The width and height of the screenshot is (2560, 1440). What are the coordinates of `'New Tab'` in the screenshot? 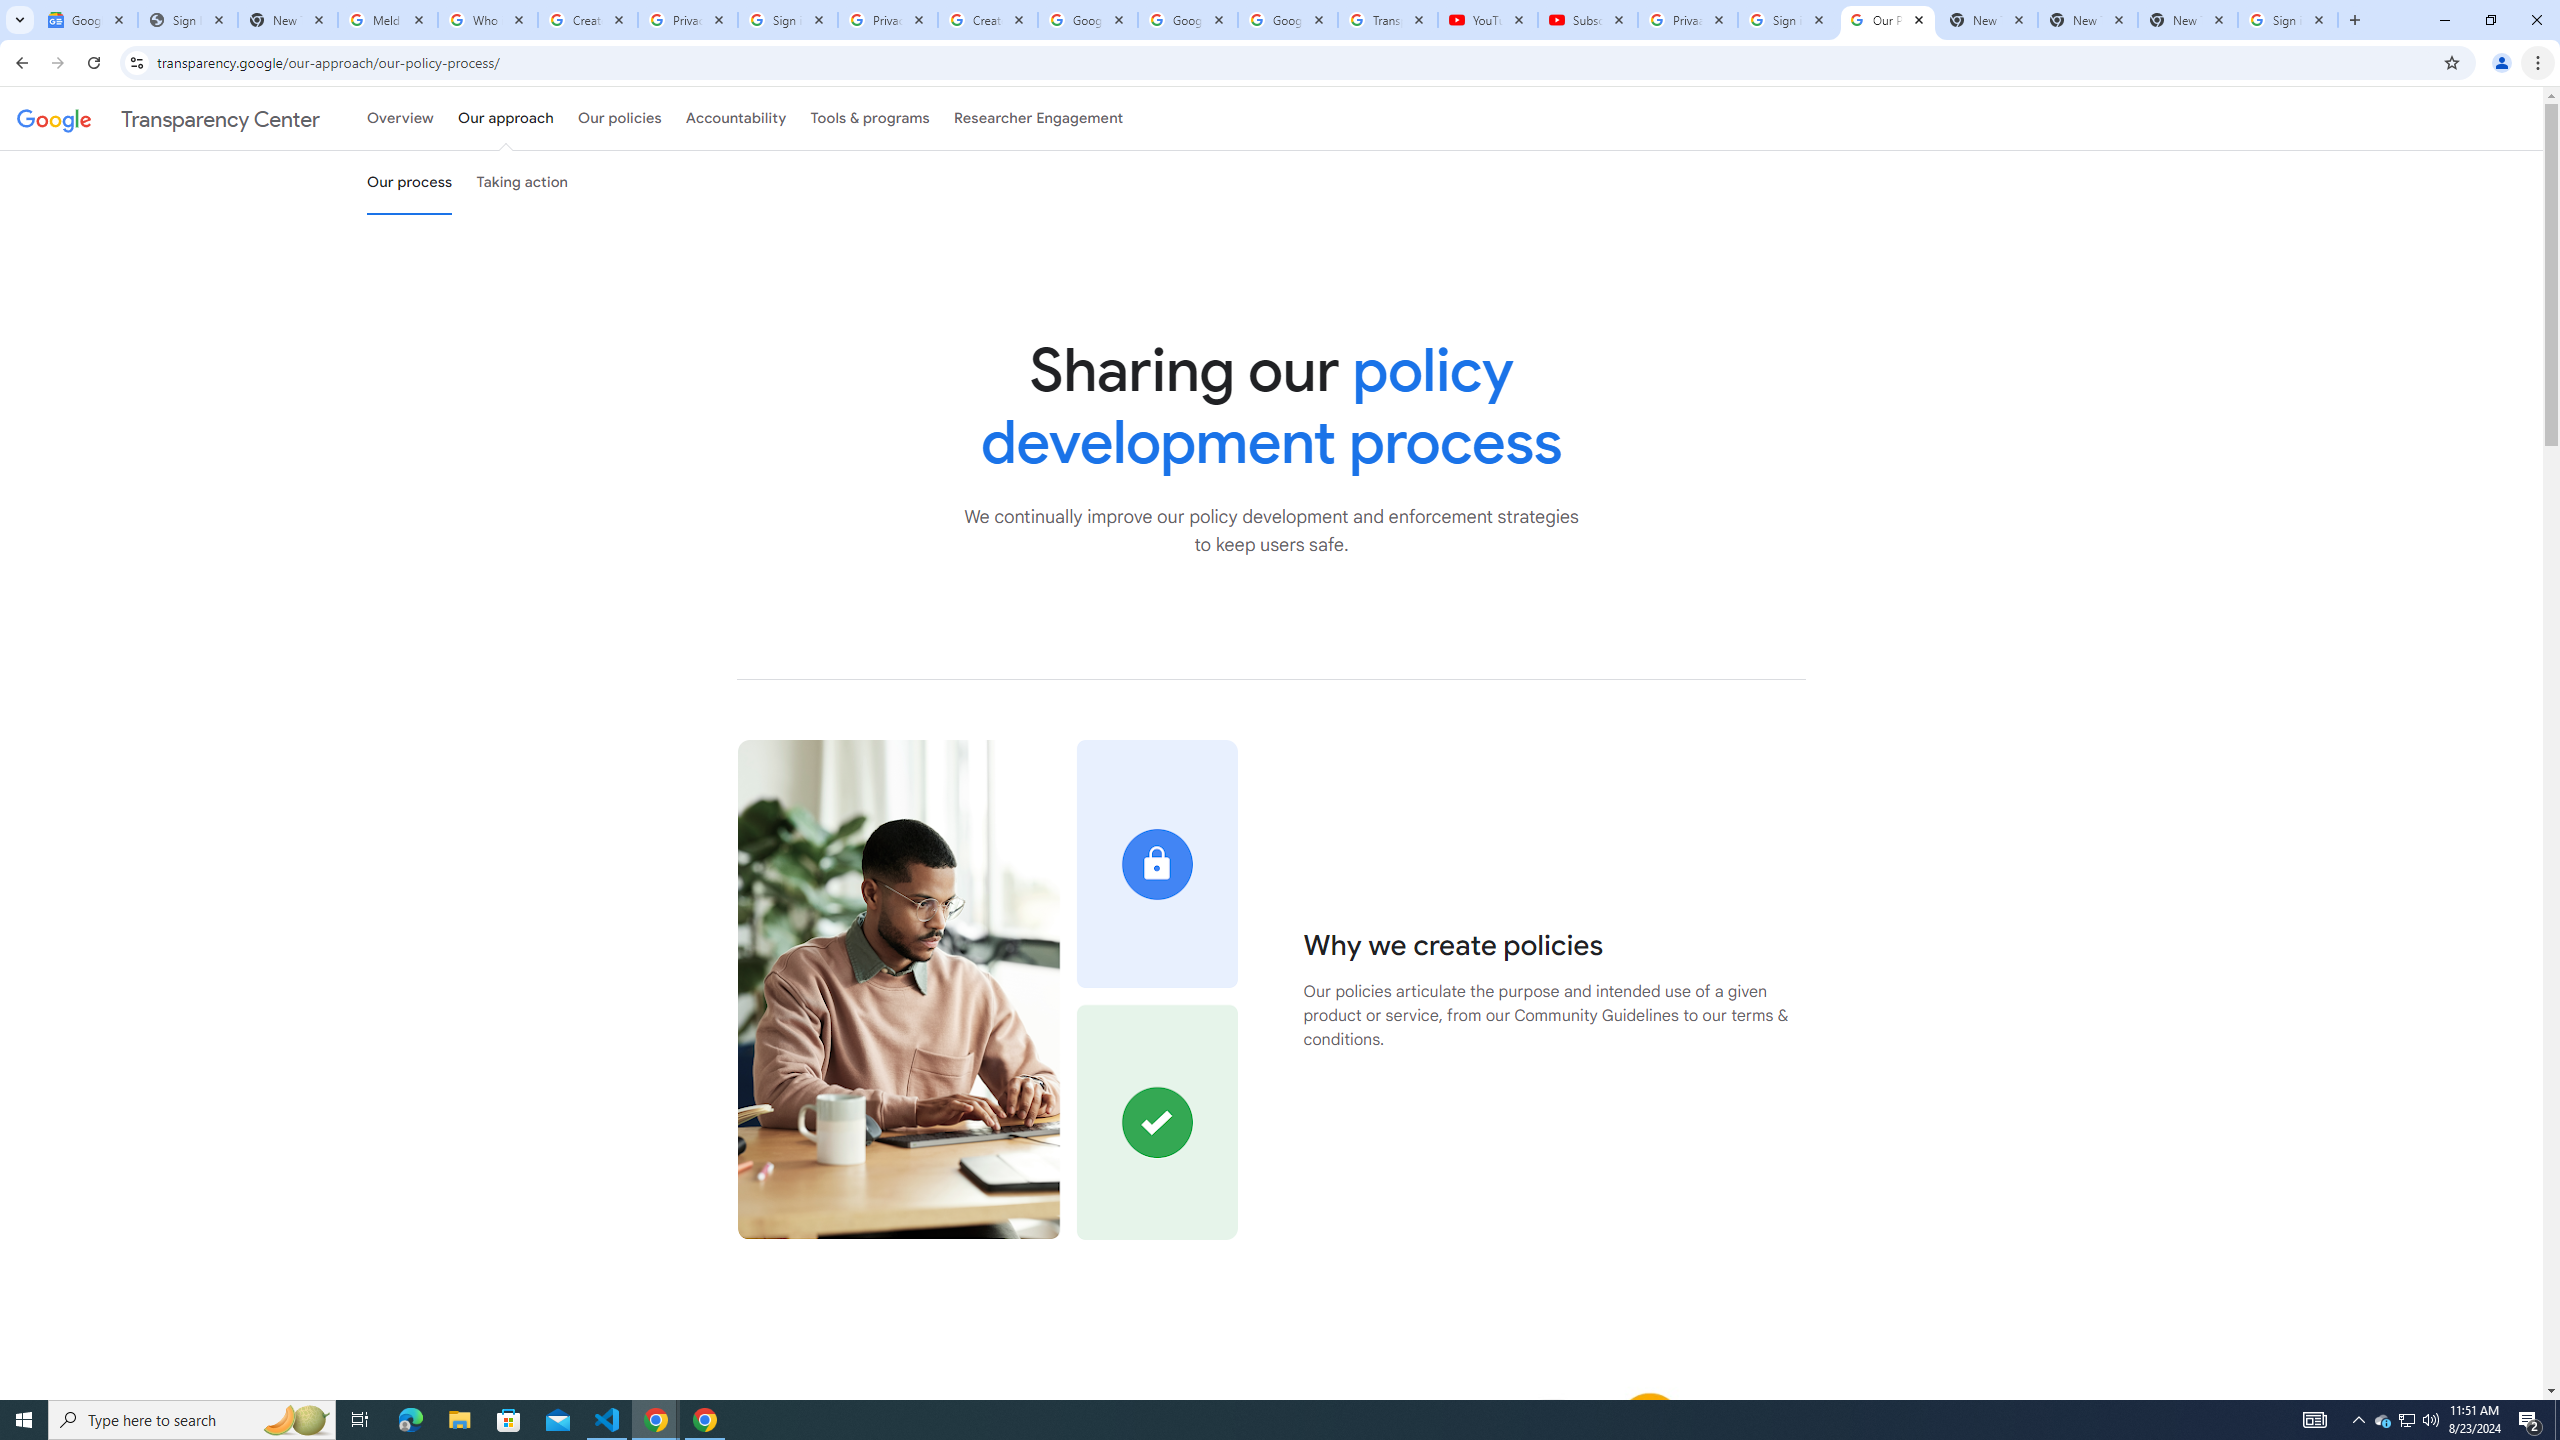 It's located at (2188, 19).